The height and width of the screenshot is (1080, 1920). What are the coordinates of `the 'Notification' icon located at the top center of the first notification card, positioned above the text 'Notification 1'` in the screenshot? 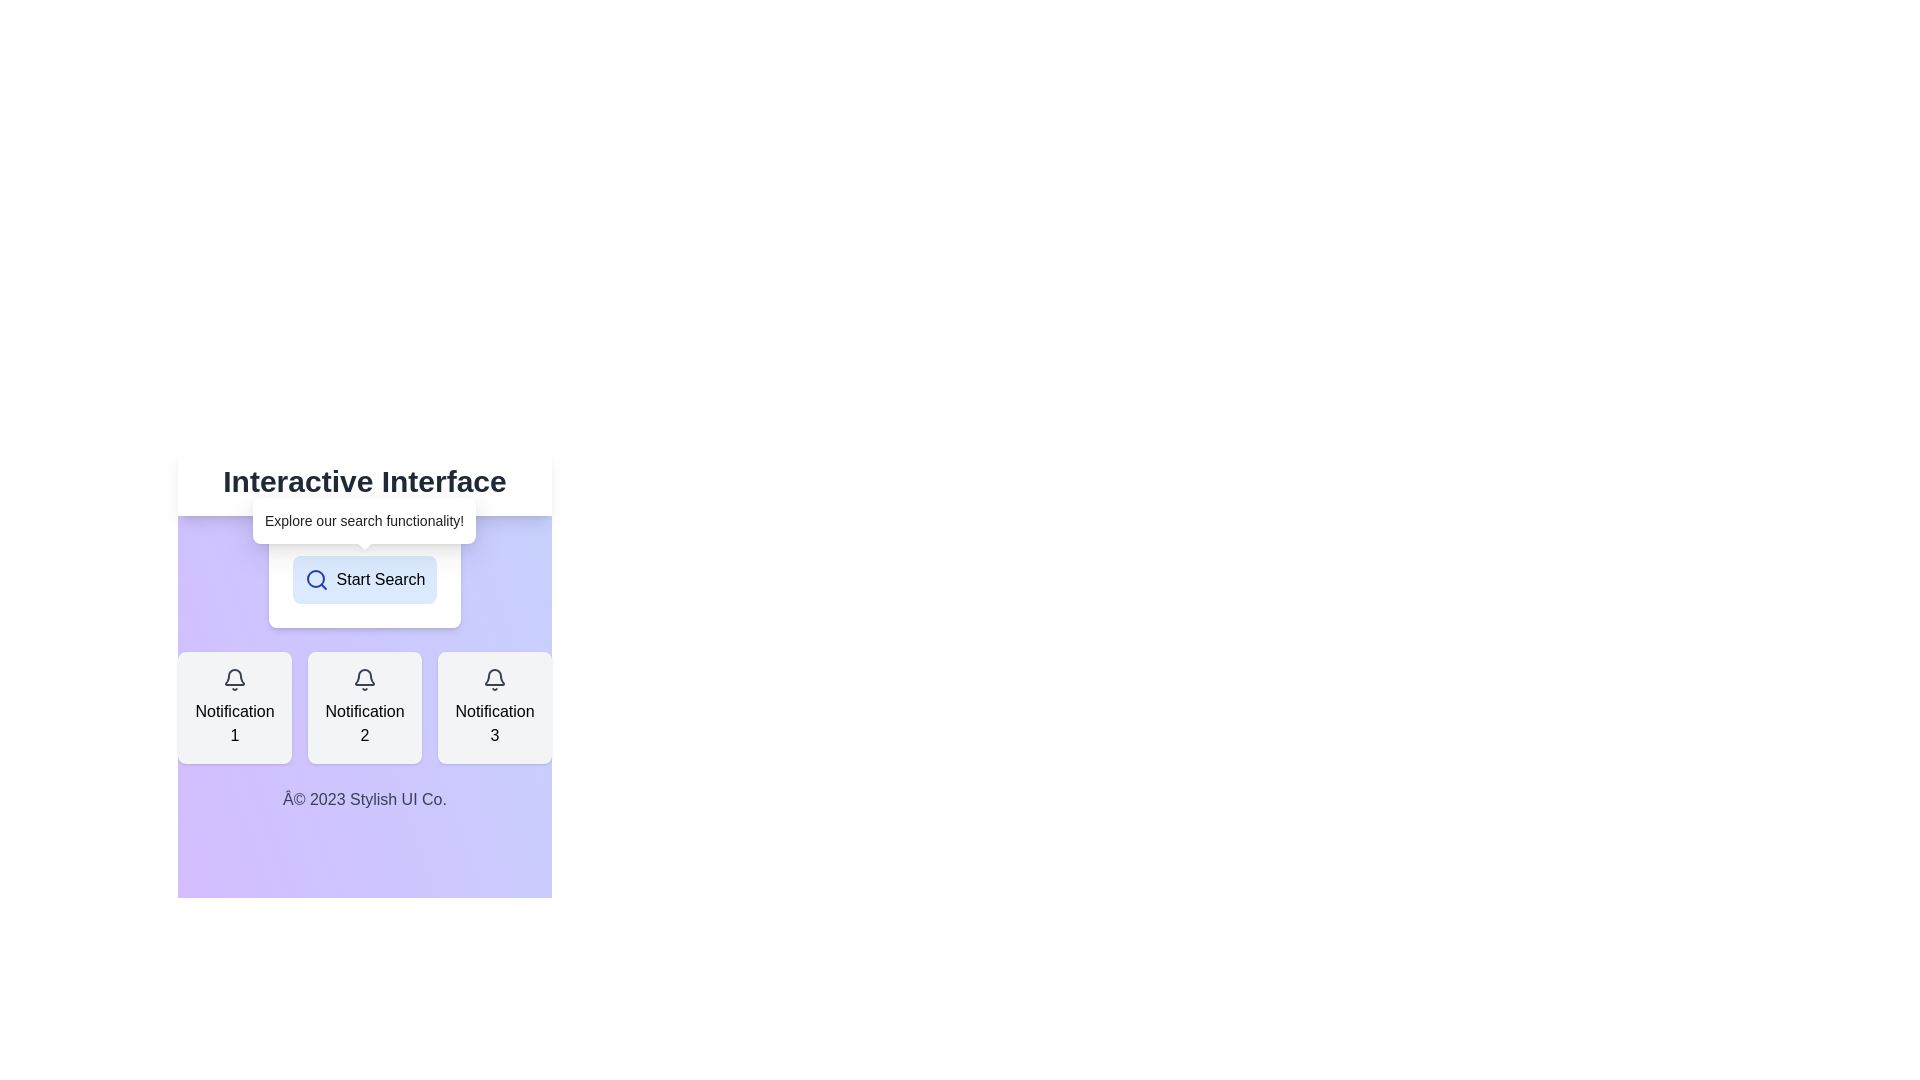 It's located at (235, 678).